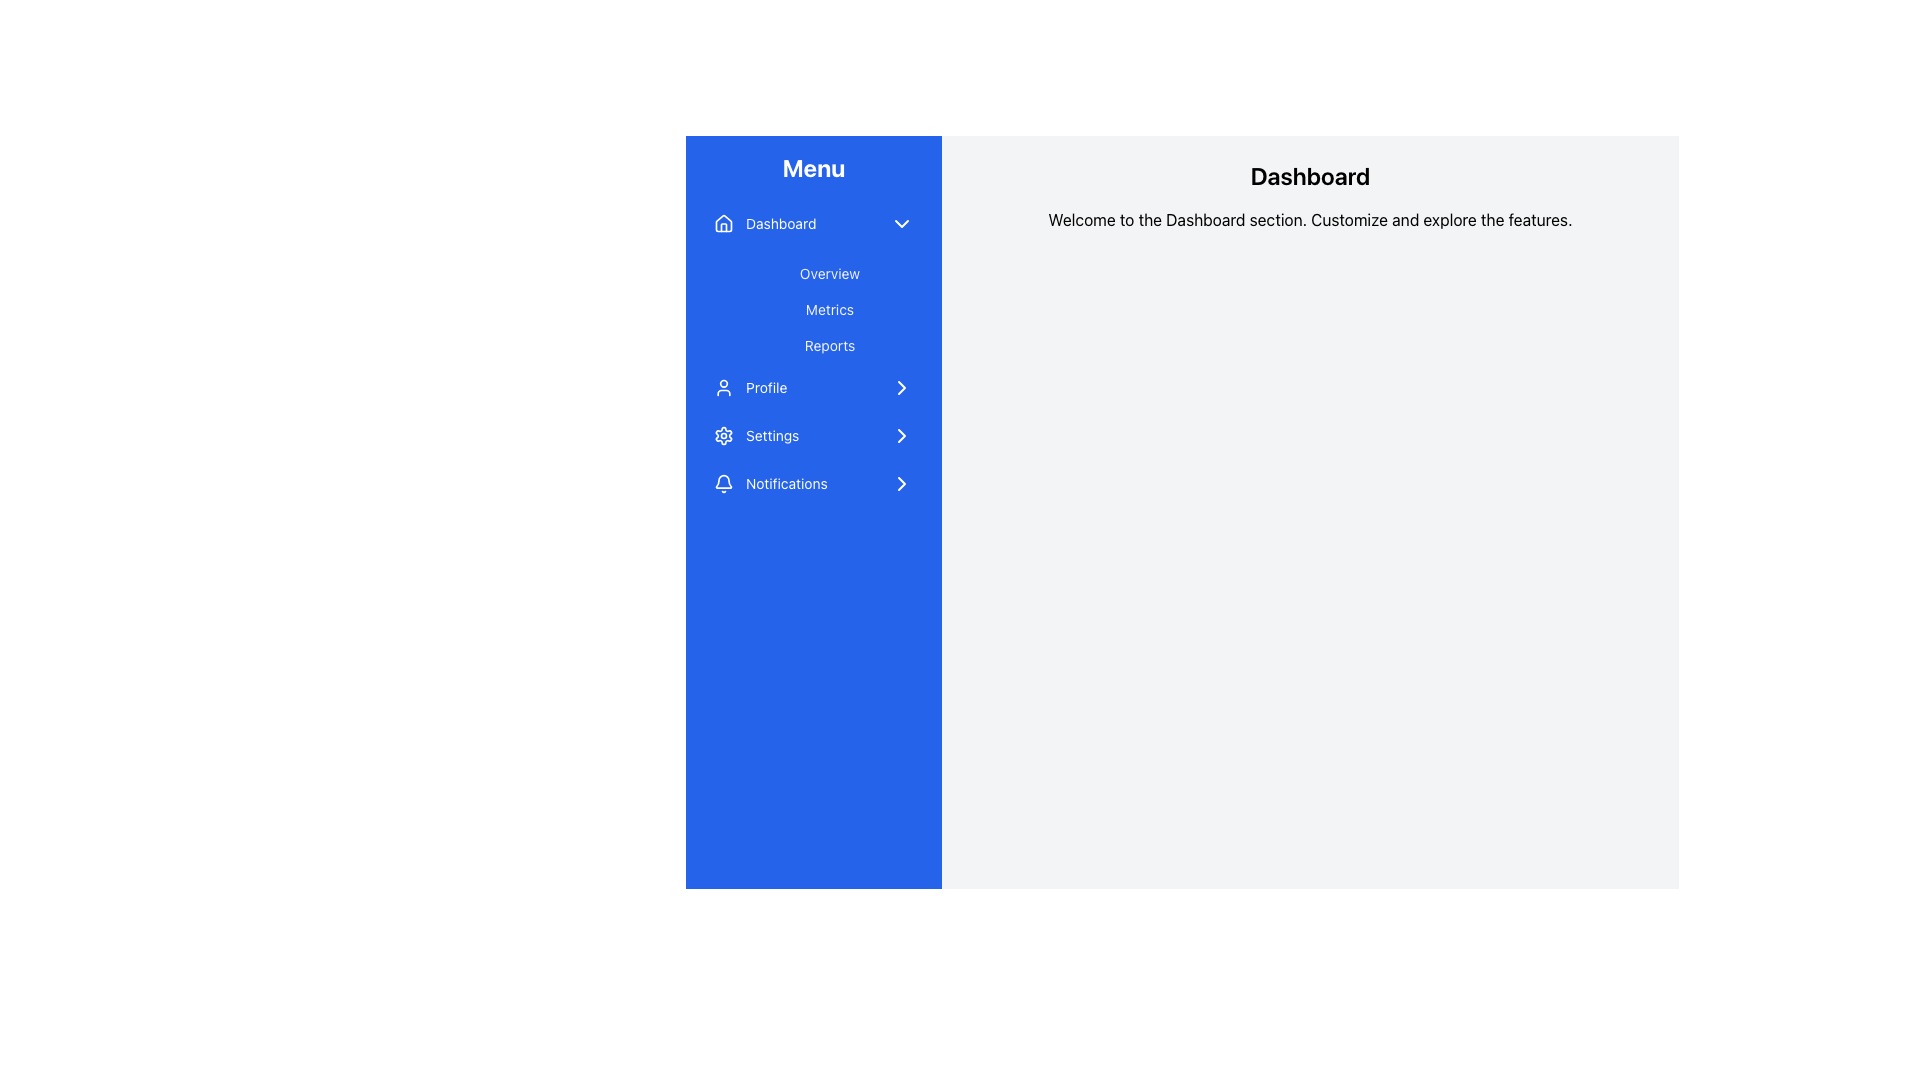 Image resolution: width=1920 pixels, height=1080 pixels. What do you see at coordinates (780, 223) in the screenshot?
I see `the text label displaying 'Dashboard' in a sans-serif font, located in the blue sidebar on the left, positioned below the 'Menu' heading and above the links 'Overview', 'Metrics', and 'Reports'` at bounding box center [780, 223].